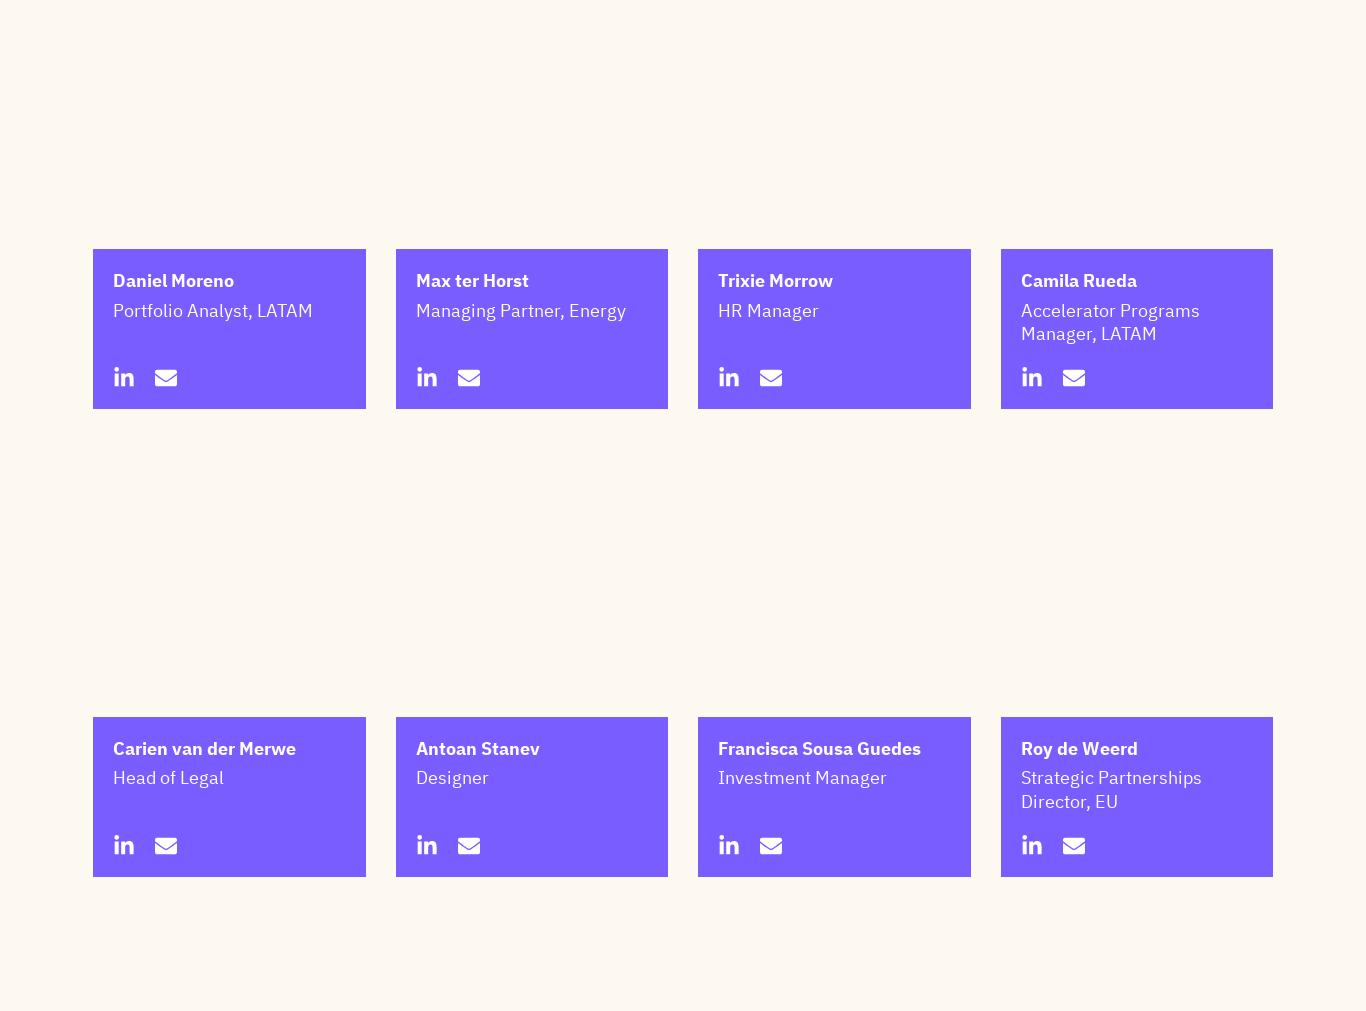 The width and height of the screenshot is (1366, 1011). What do you see at coordinates (477, 847) in the screenshot?
I see `'Antoan Stanev'` at bounding box center [477, 847].